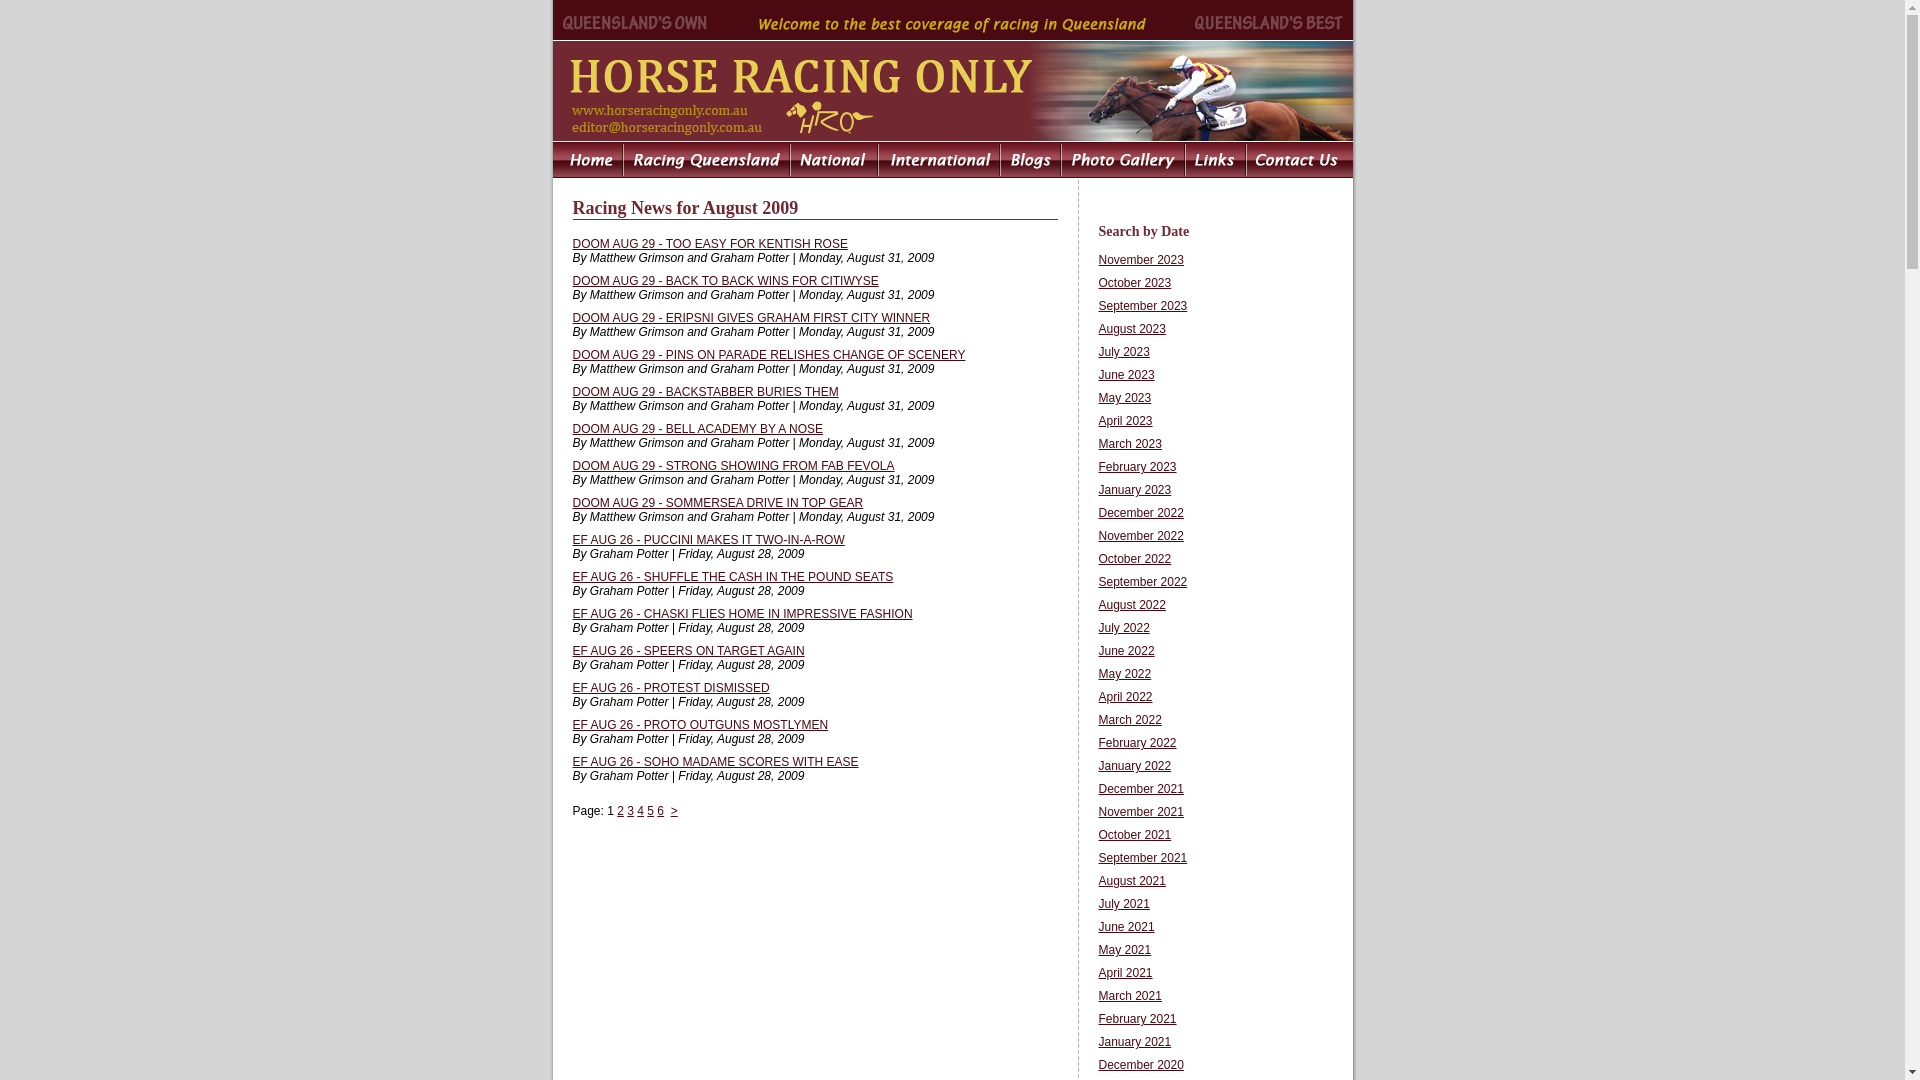 This screenshot has height=1080, width=1920. What do you see at coordinates (1142, 582) in the screenshot?
I see `'September 2022'` at bounding box center [1142, 582].